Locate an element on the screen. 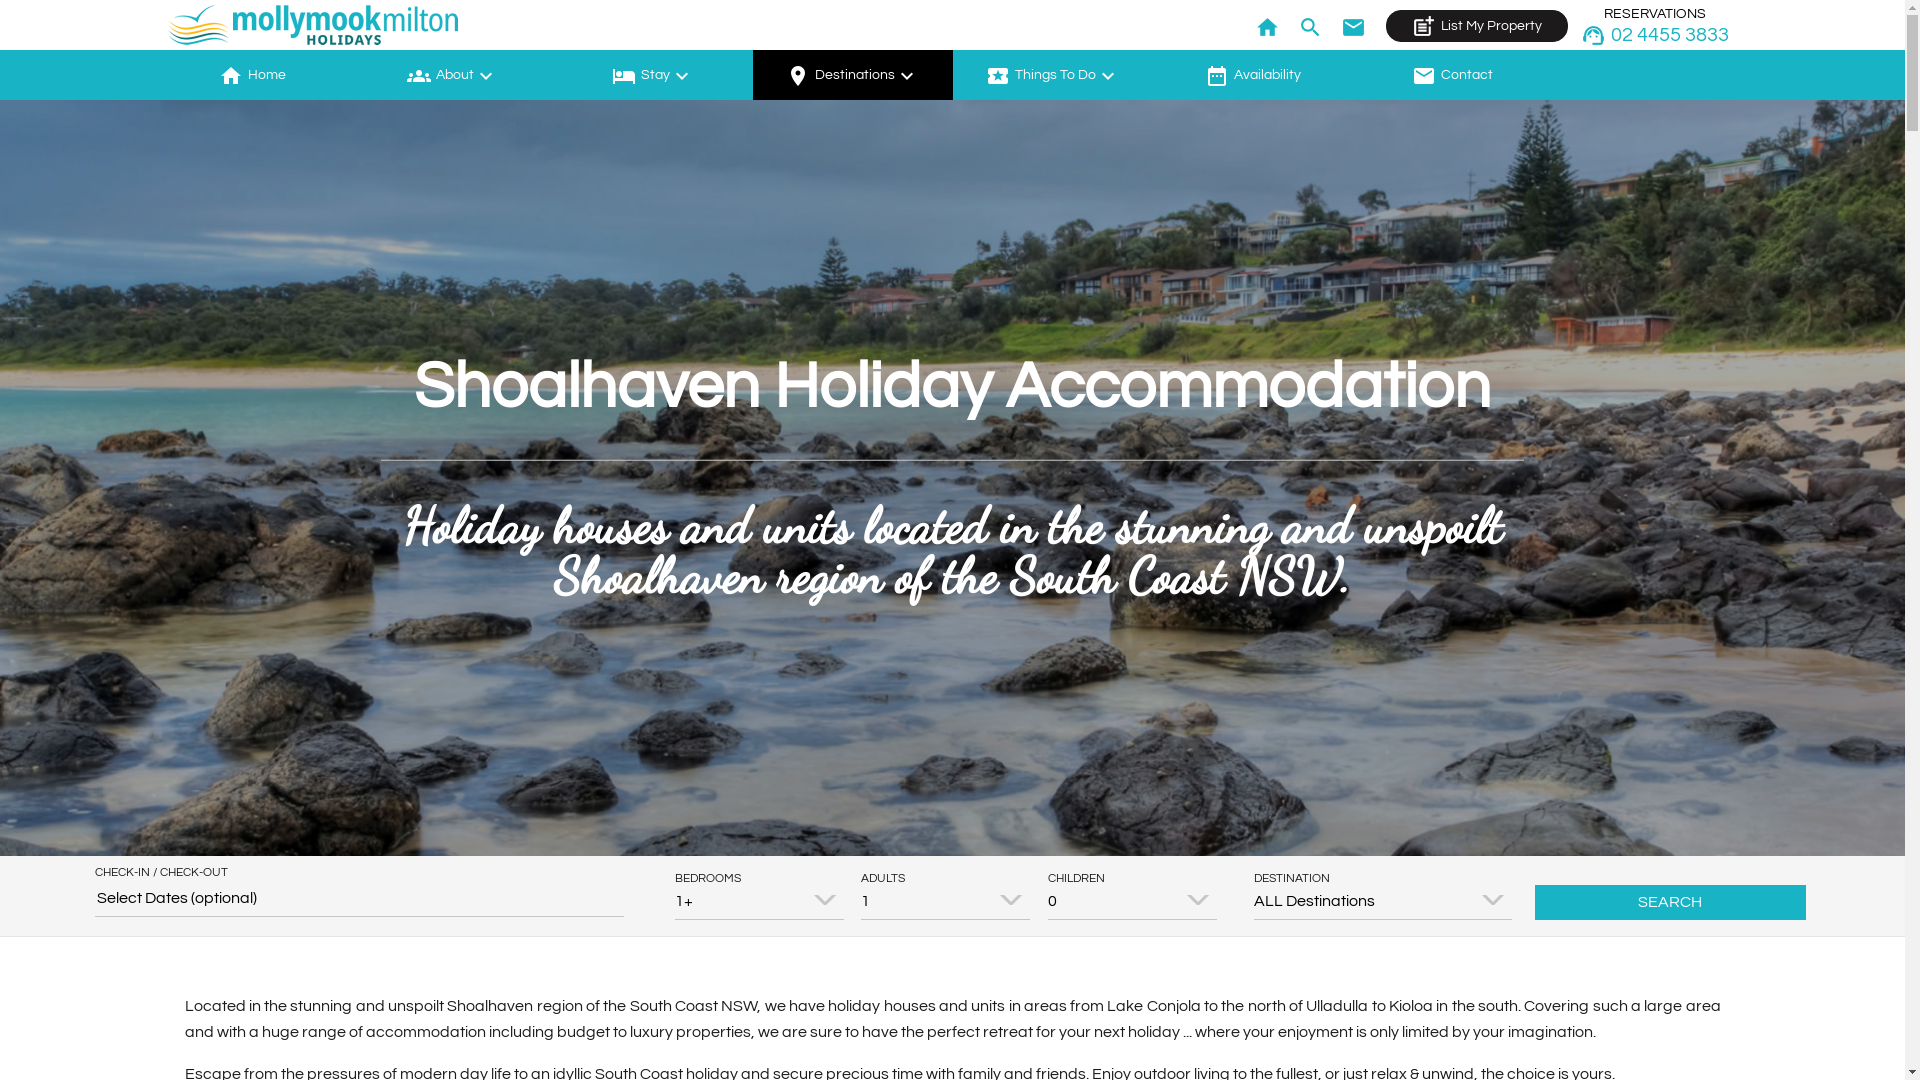 The image size is (1920, 1080). 'groupsAboutexpand_more' is located at coordinates (450, 73).